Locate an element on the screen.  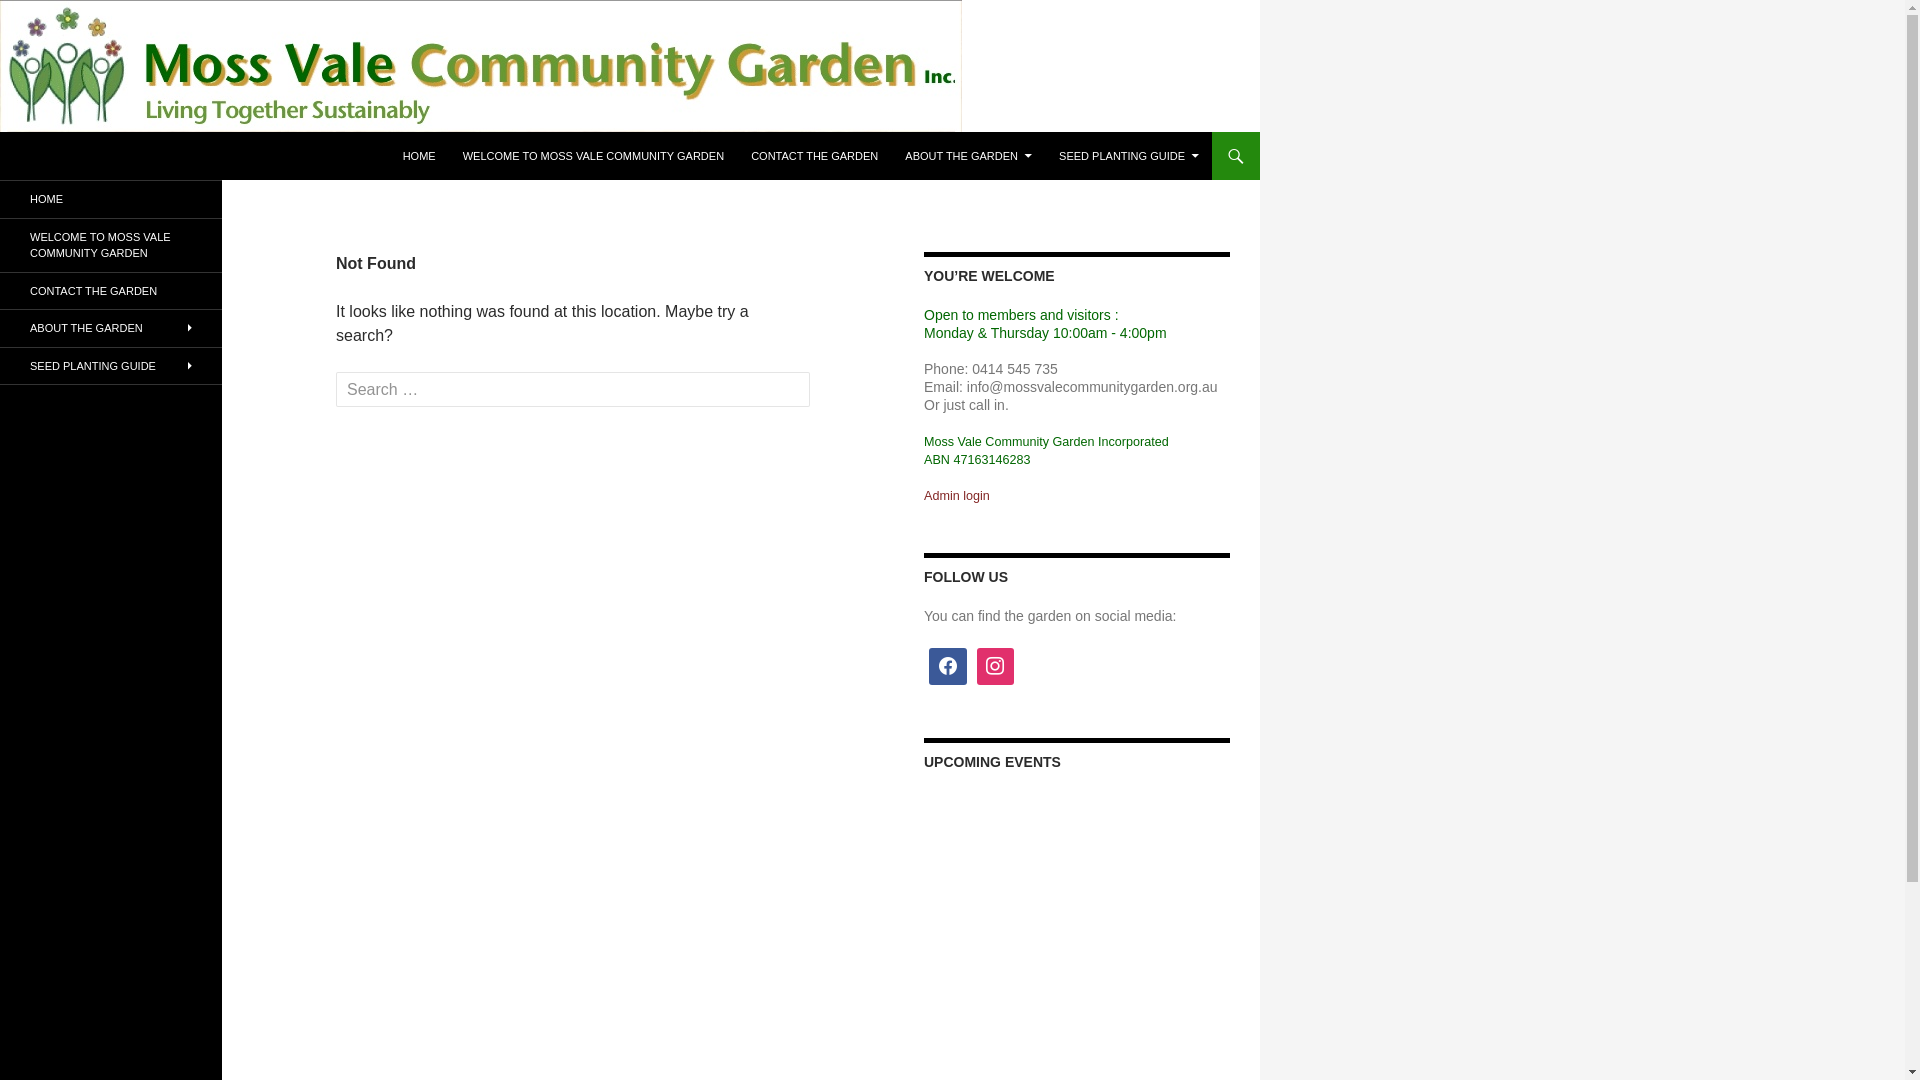
'Facebook' is located at coordinates (947, 667).